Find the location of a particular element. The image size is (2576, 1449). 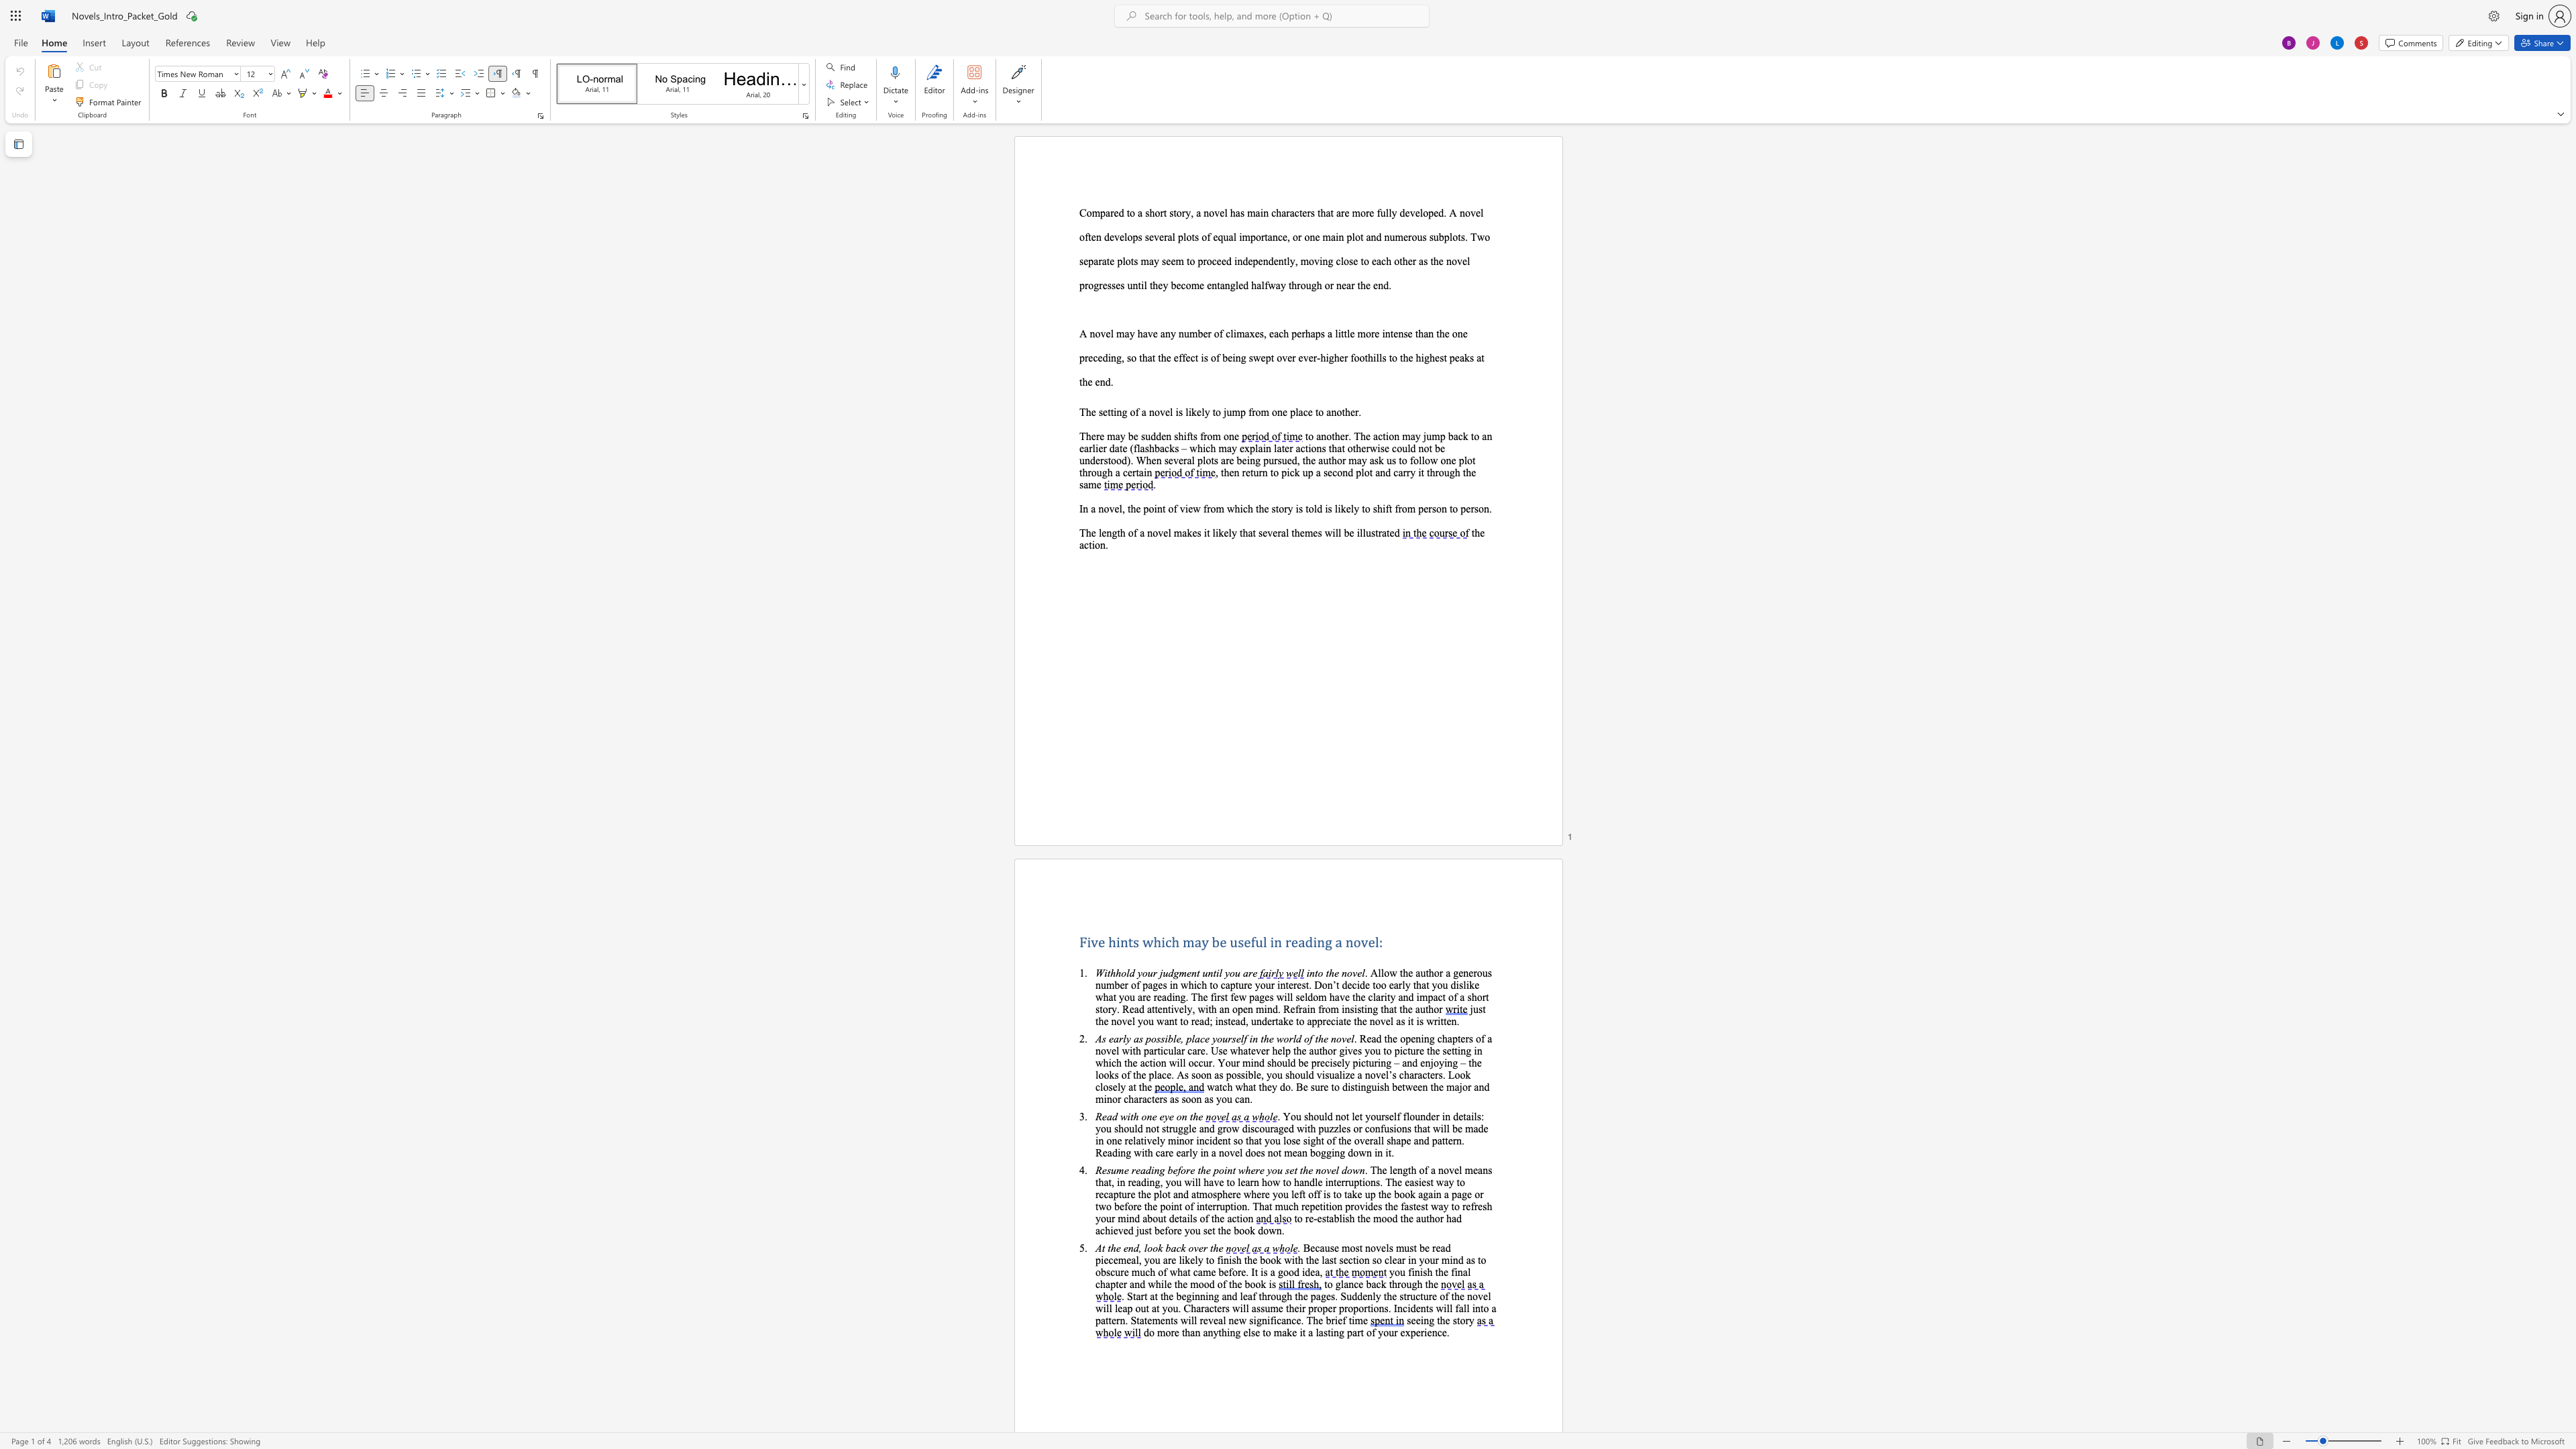

the 7th character "s" in the text is located at coordinates (1215, 459).